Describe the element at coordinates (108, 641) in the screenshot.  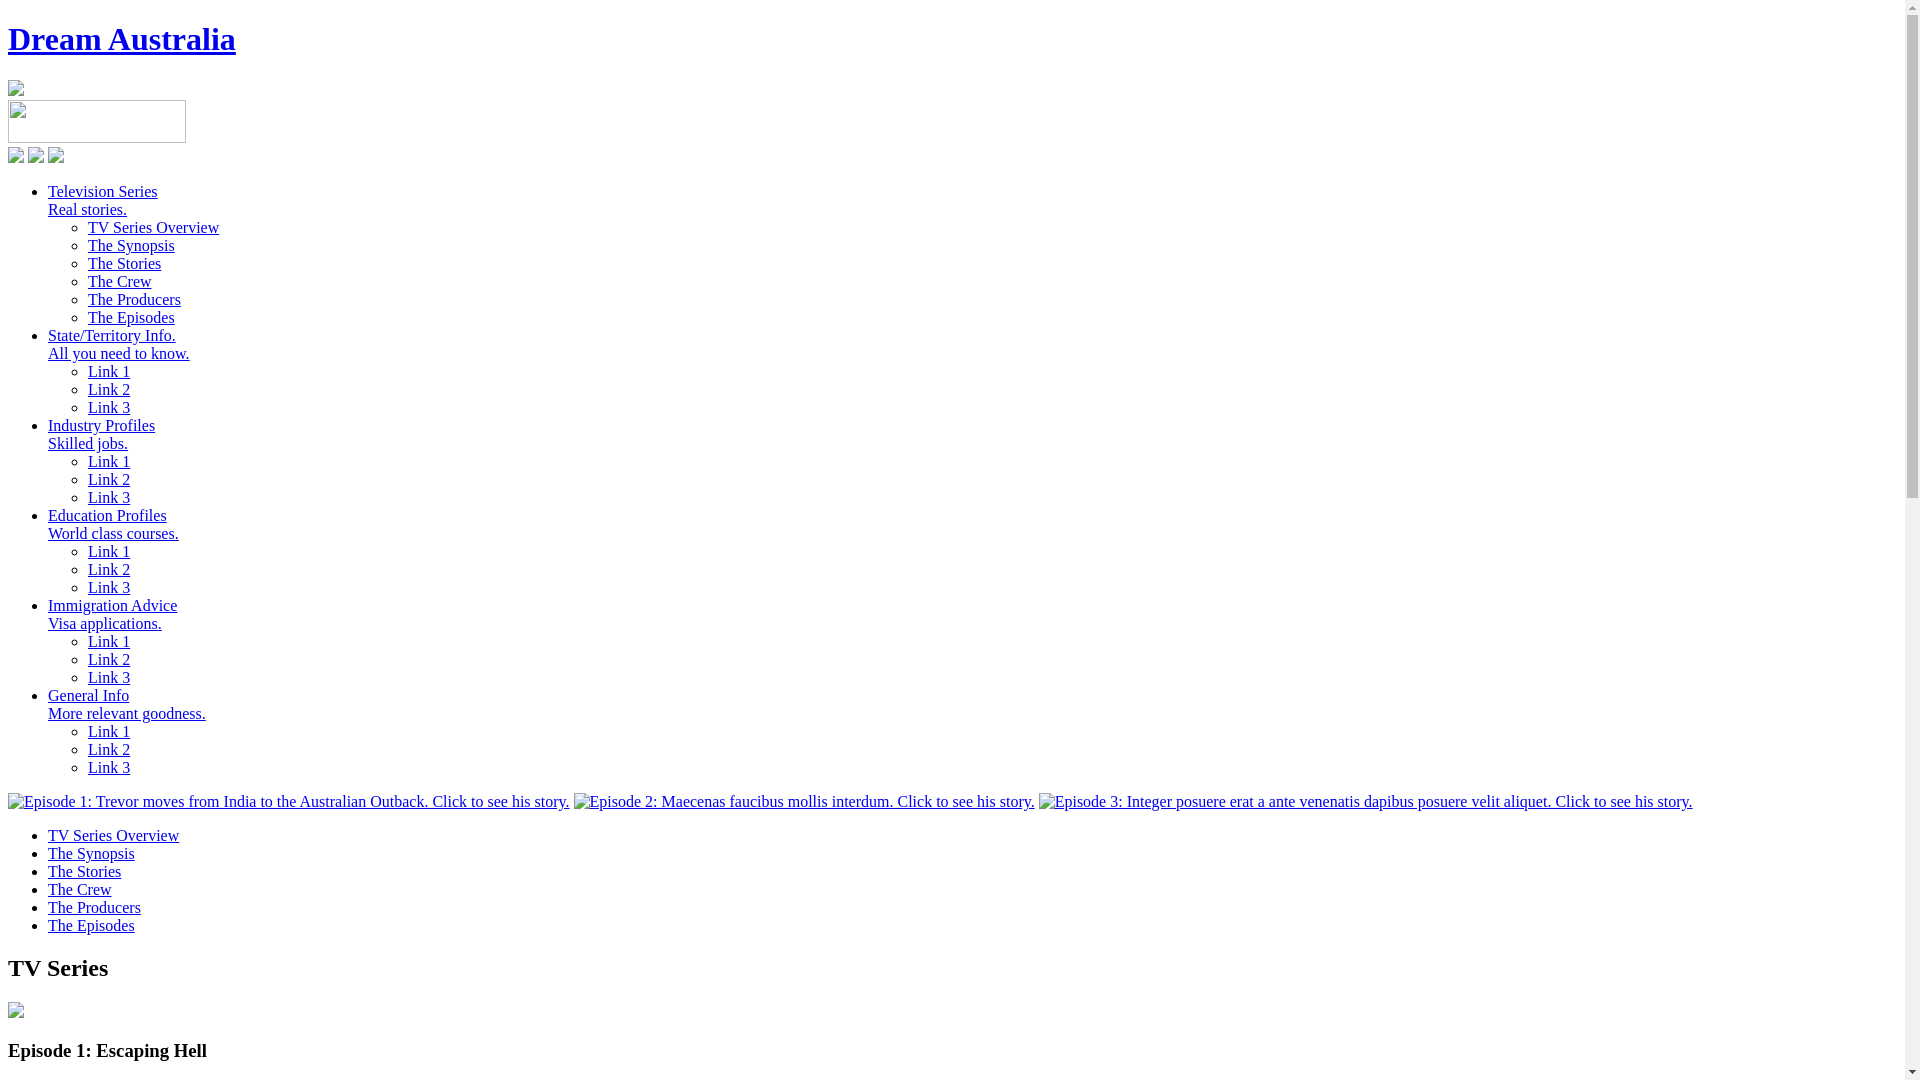
I see `'Link 1'` at that location.